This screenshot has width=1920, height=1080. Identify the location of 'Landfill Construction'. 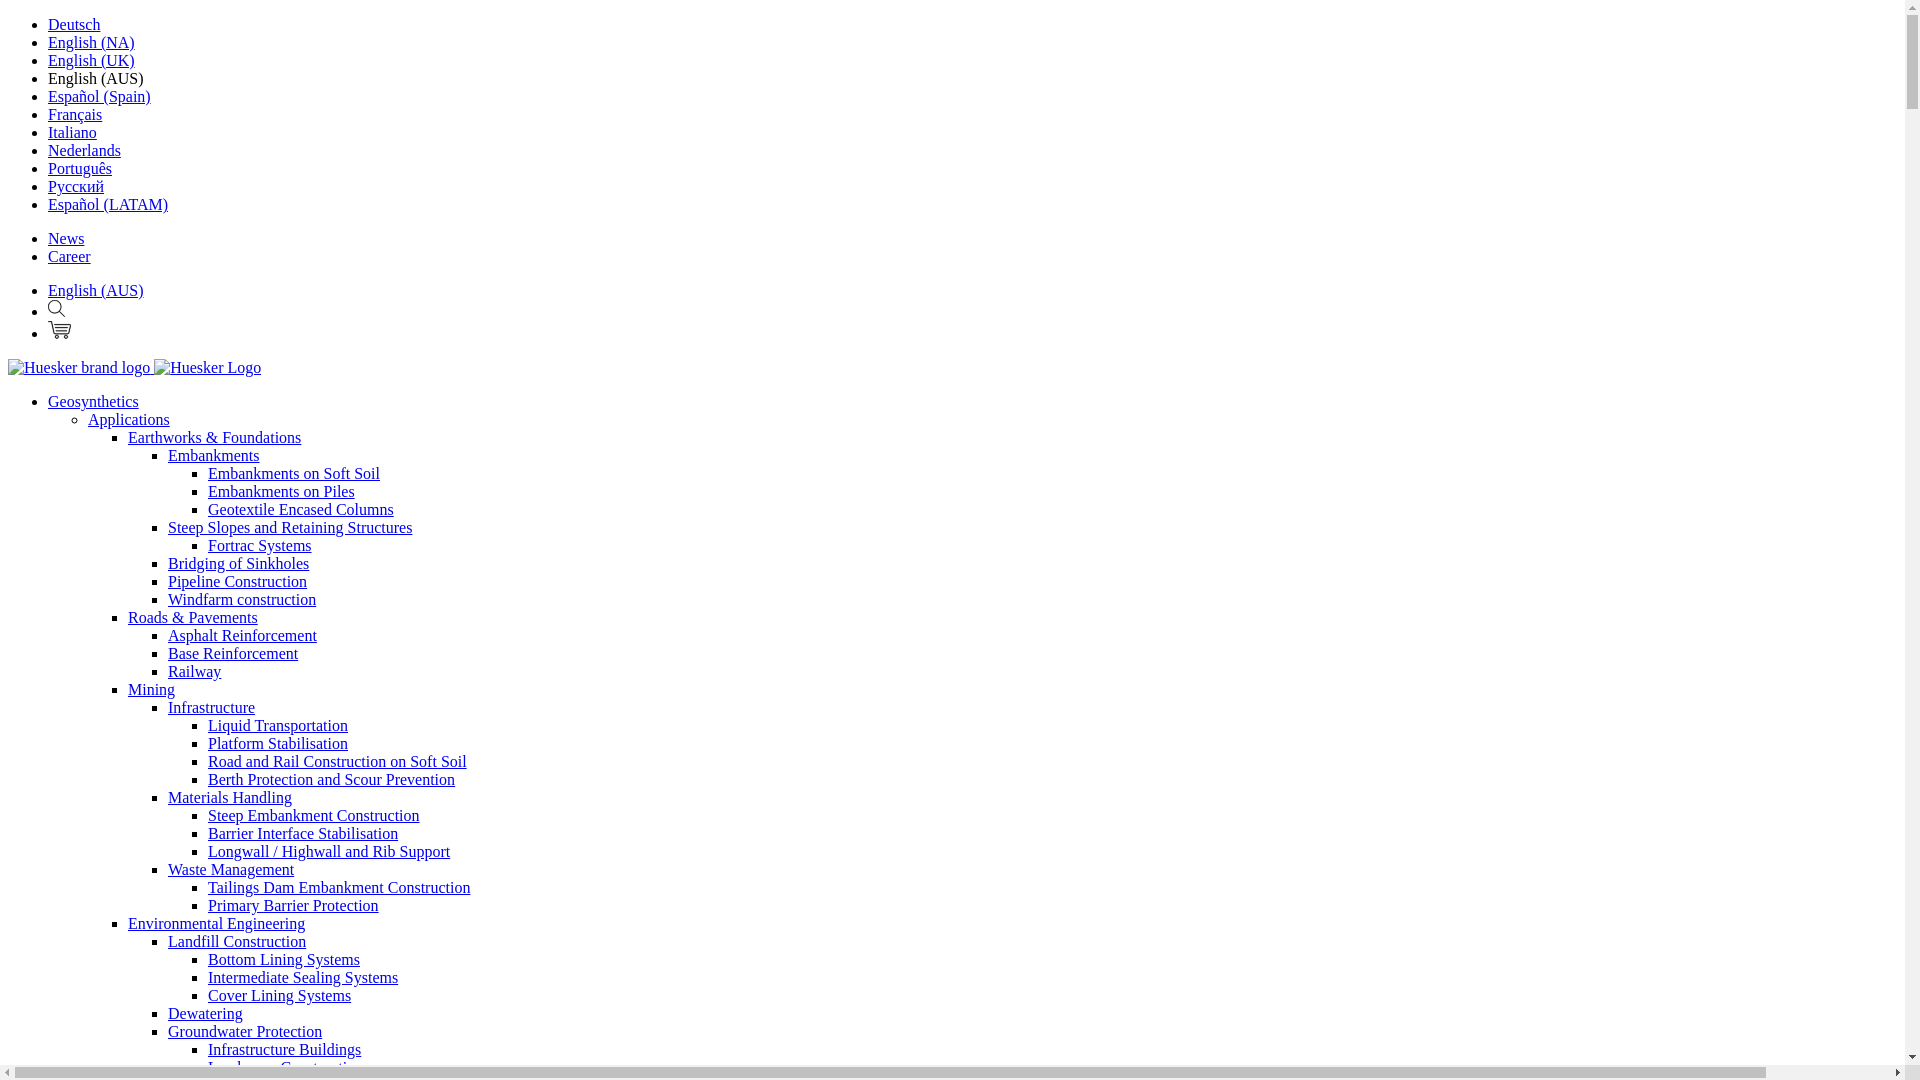
(236, 941).